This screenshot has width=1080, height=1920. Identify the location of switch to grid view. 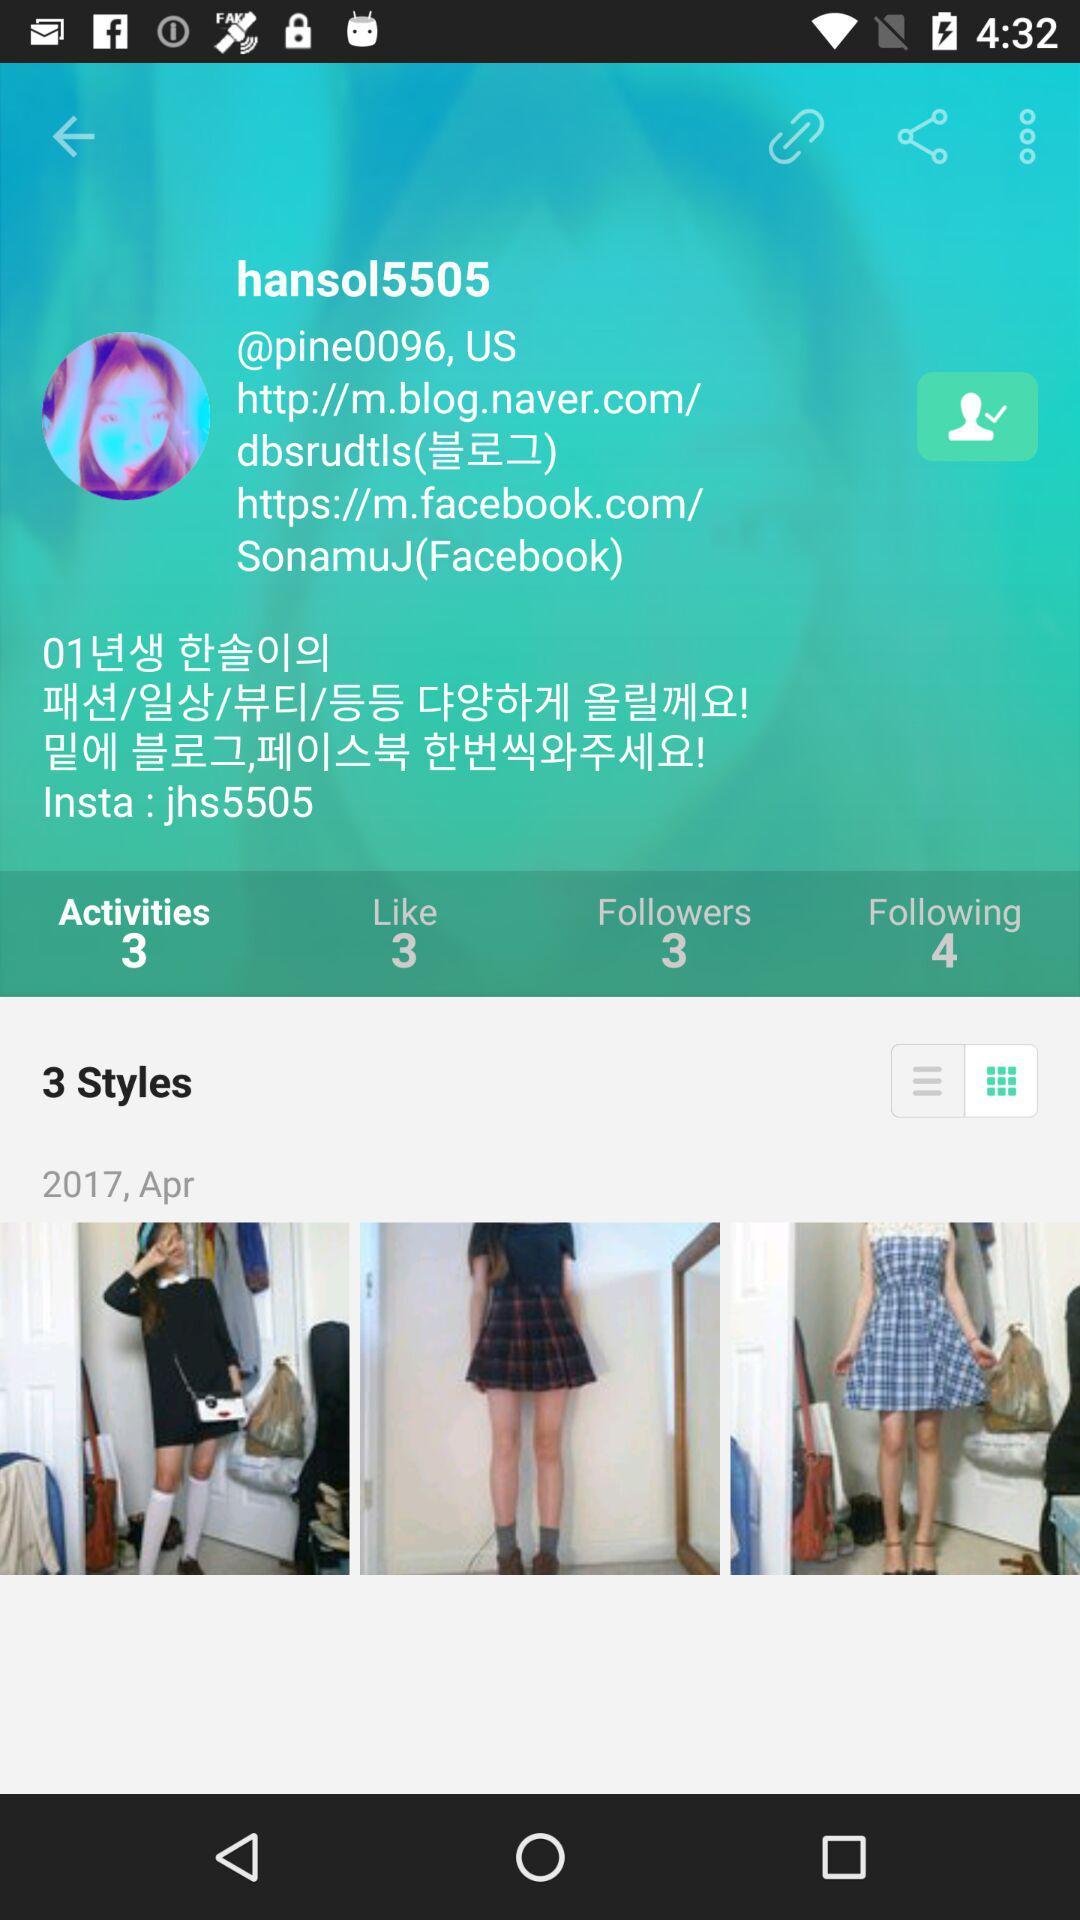
(1001, 1079).